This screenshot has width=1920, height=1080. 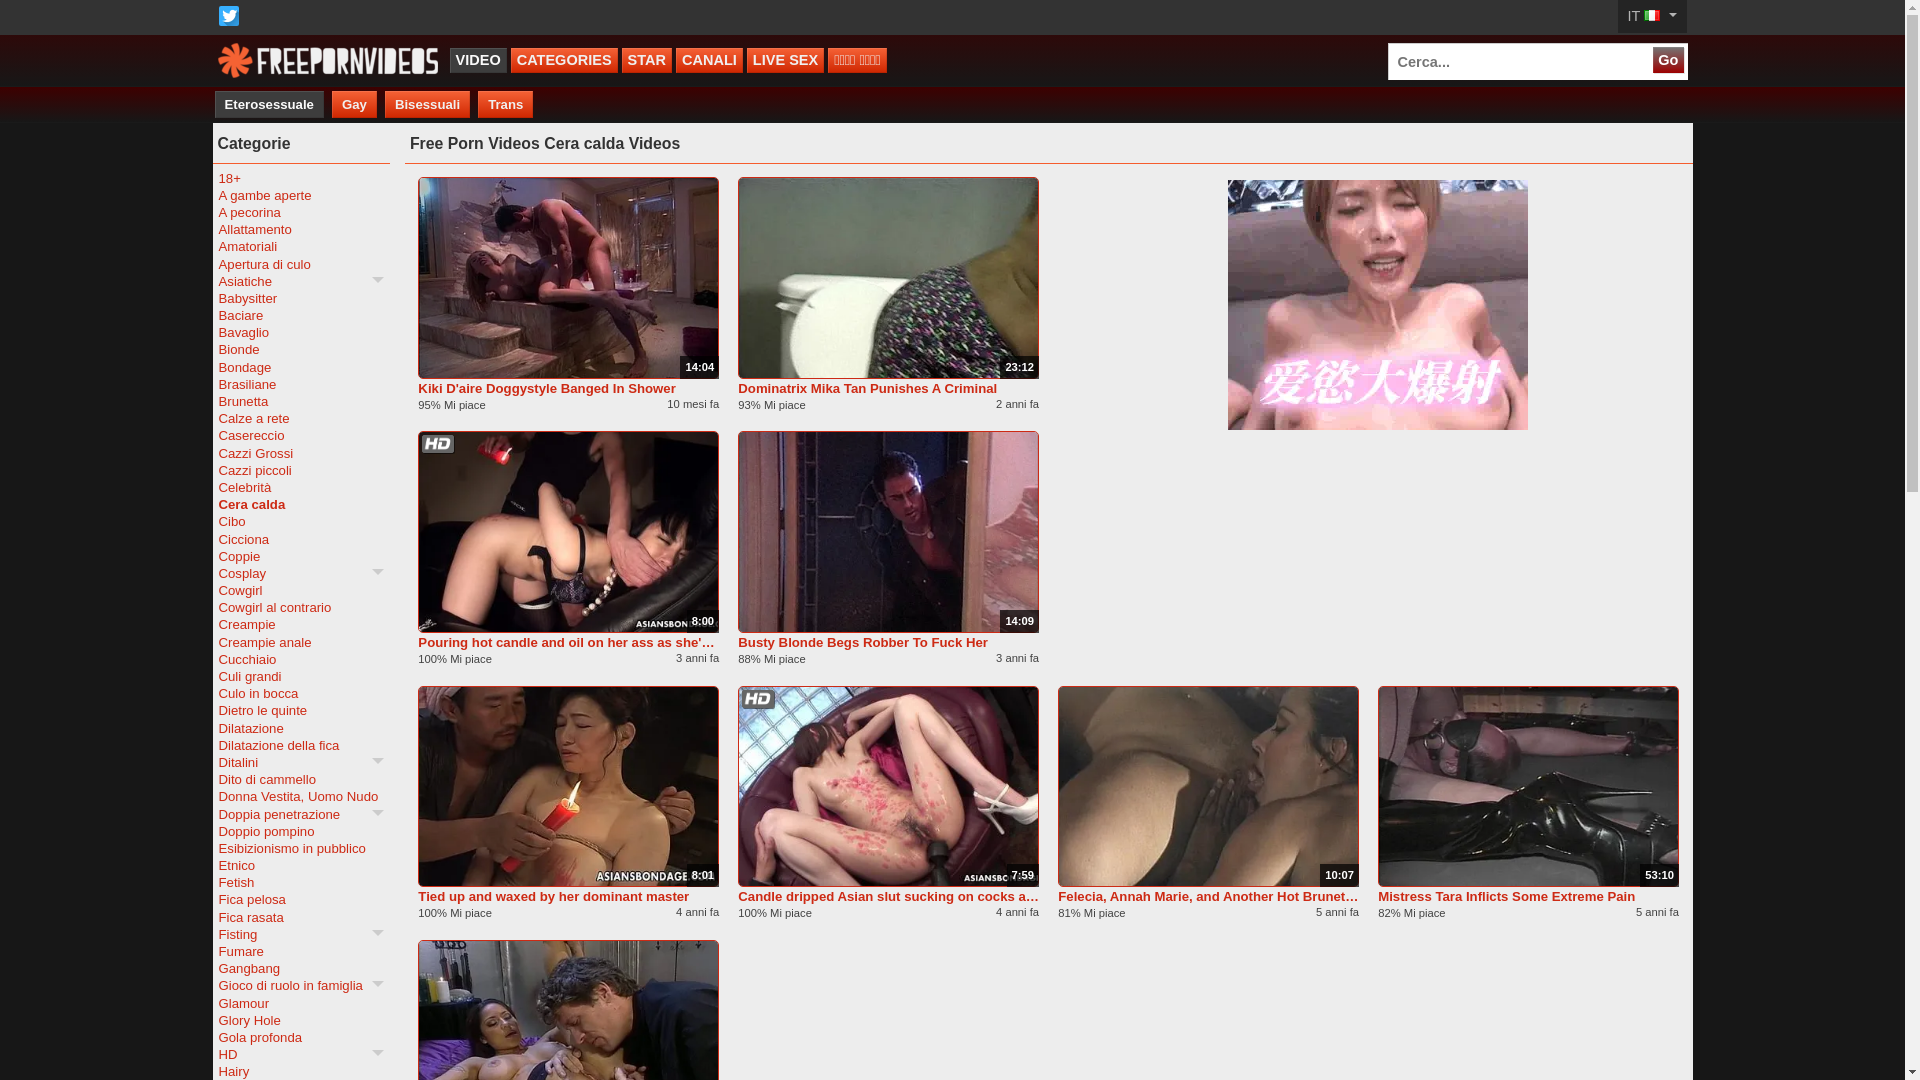 What do you see at coordinates (567, 785) in the screenshot?
I see `'8:01'` at bounding box center [567, 785].